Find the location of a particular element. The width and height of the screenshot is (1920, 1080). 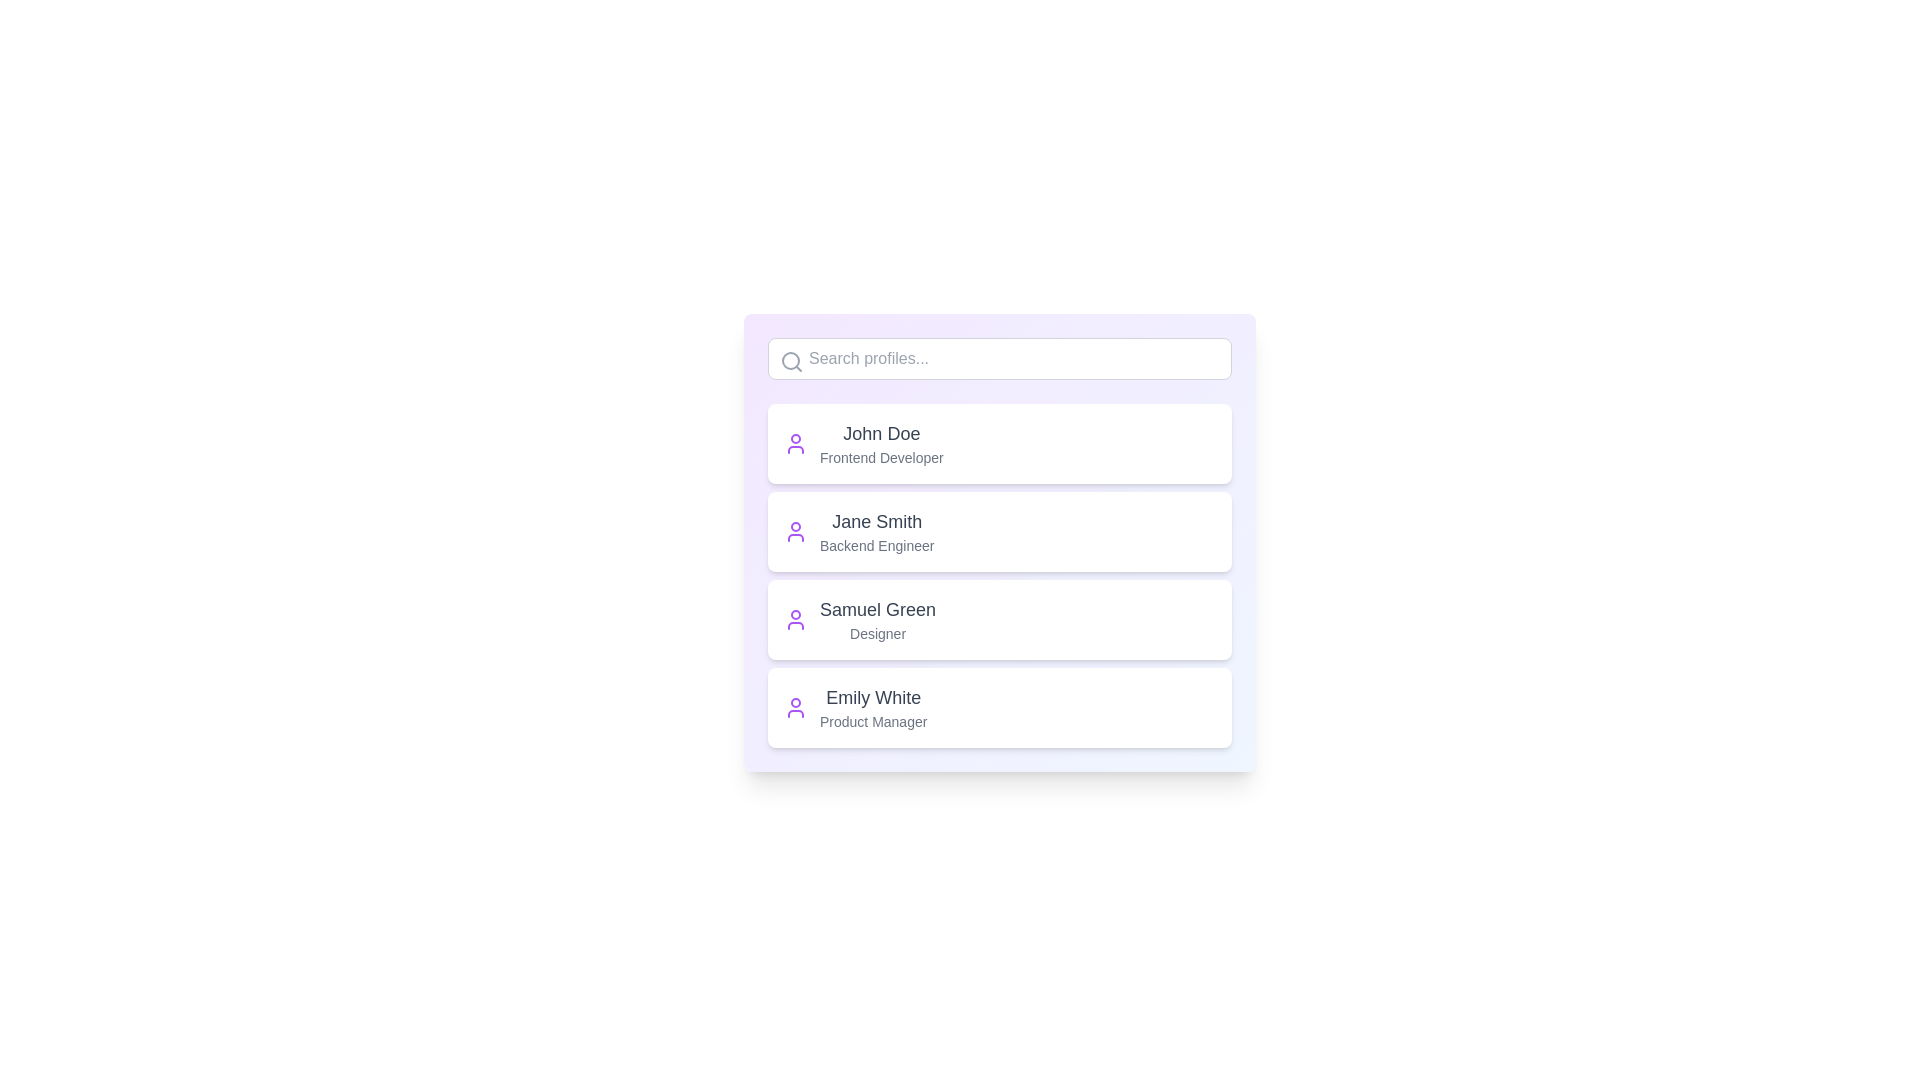

the text block displaying 'Emily White' and 'Product Manager', located in the fourth card down in the list of profiles, to the right of the purple user icon is located at coordinates (873, 707).